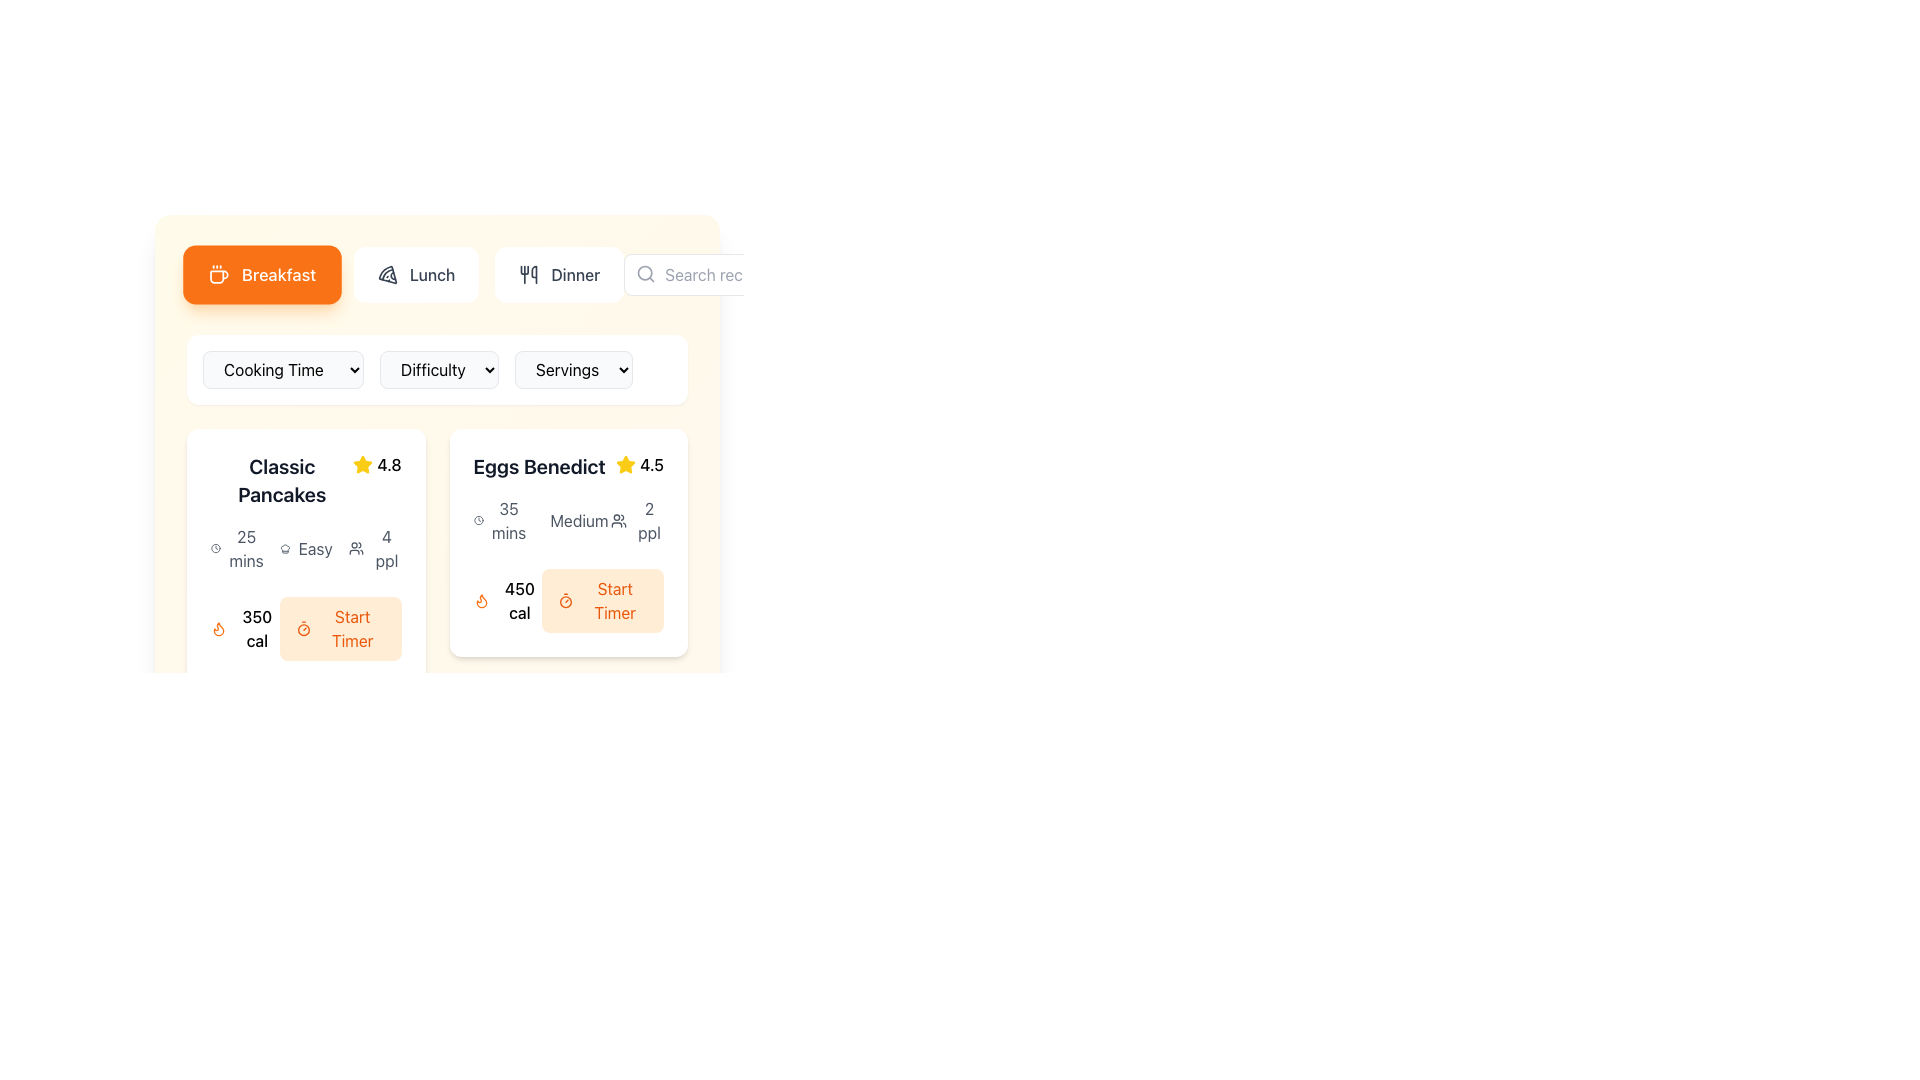 The image size is (1920, 1080). What do you see at coordinates (507, 600) in the screenshot?
I see `the text element displaying the caloric value ('450 cal') of the food item ('Eggs Benedict') located in the bottom-left corner of the card` at bounding box center [507, 600].